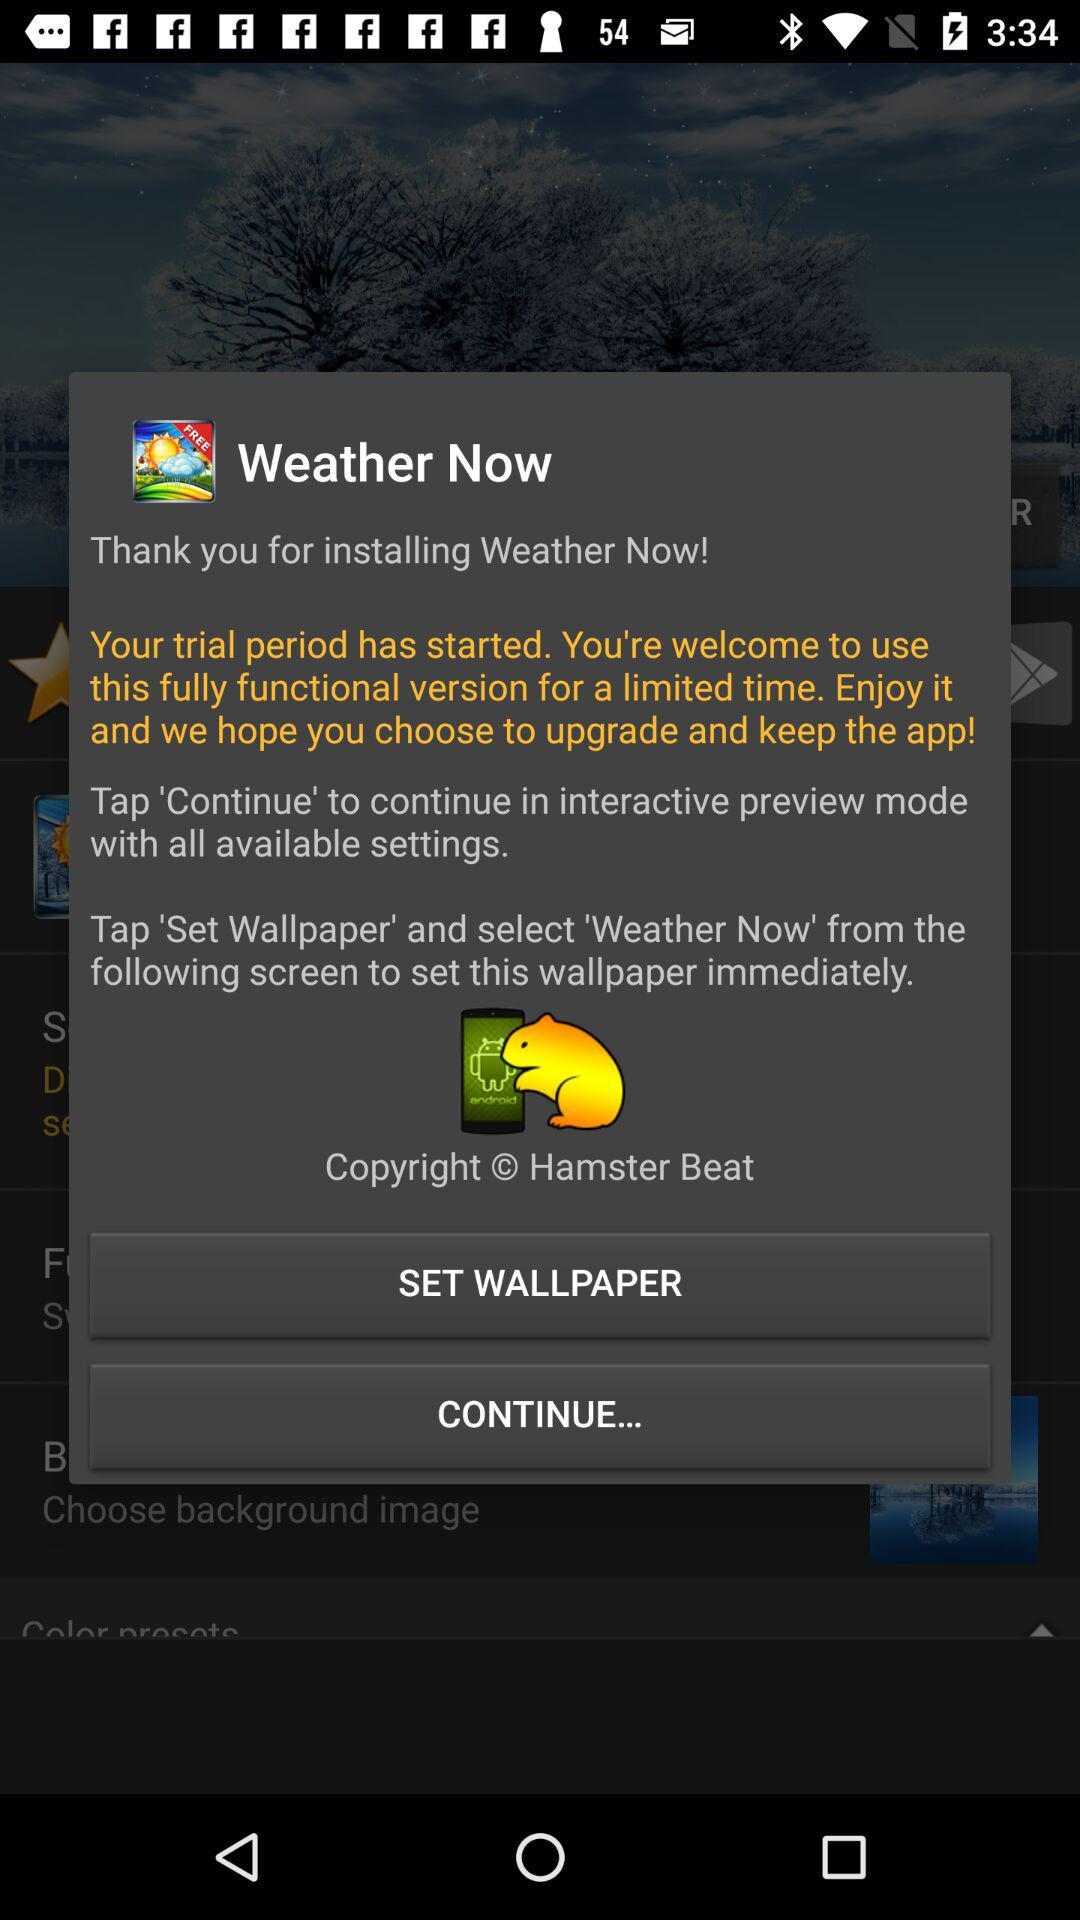 This screenshot has height=1920, width=1080. What do you see at coordinates (538, 1069) in the screenshot?
I see `shows bear icon` at bounding box center [538, 1069].